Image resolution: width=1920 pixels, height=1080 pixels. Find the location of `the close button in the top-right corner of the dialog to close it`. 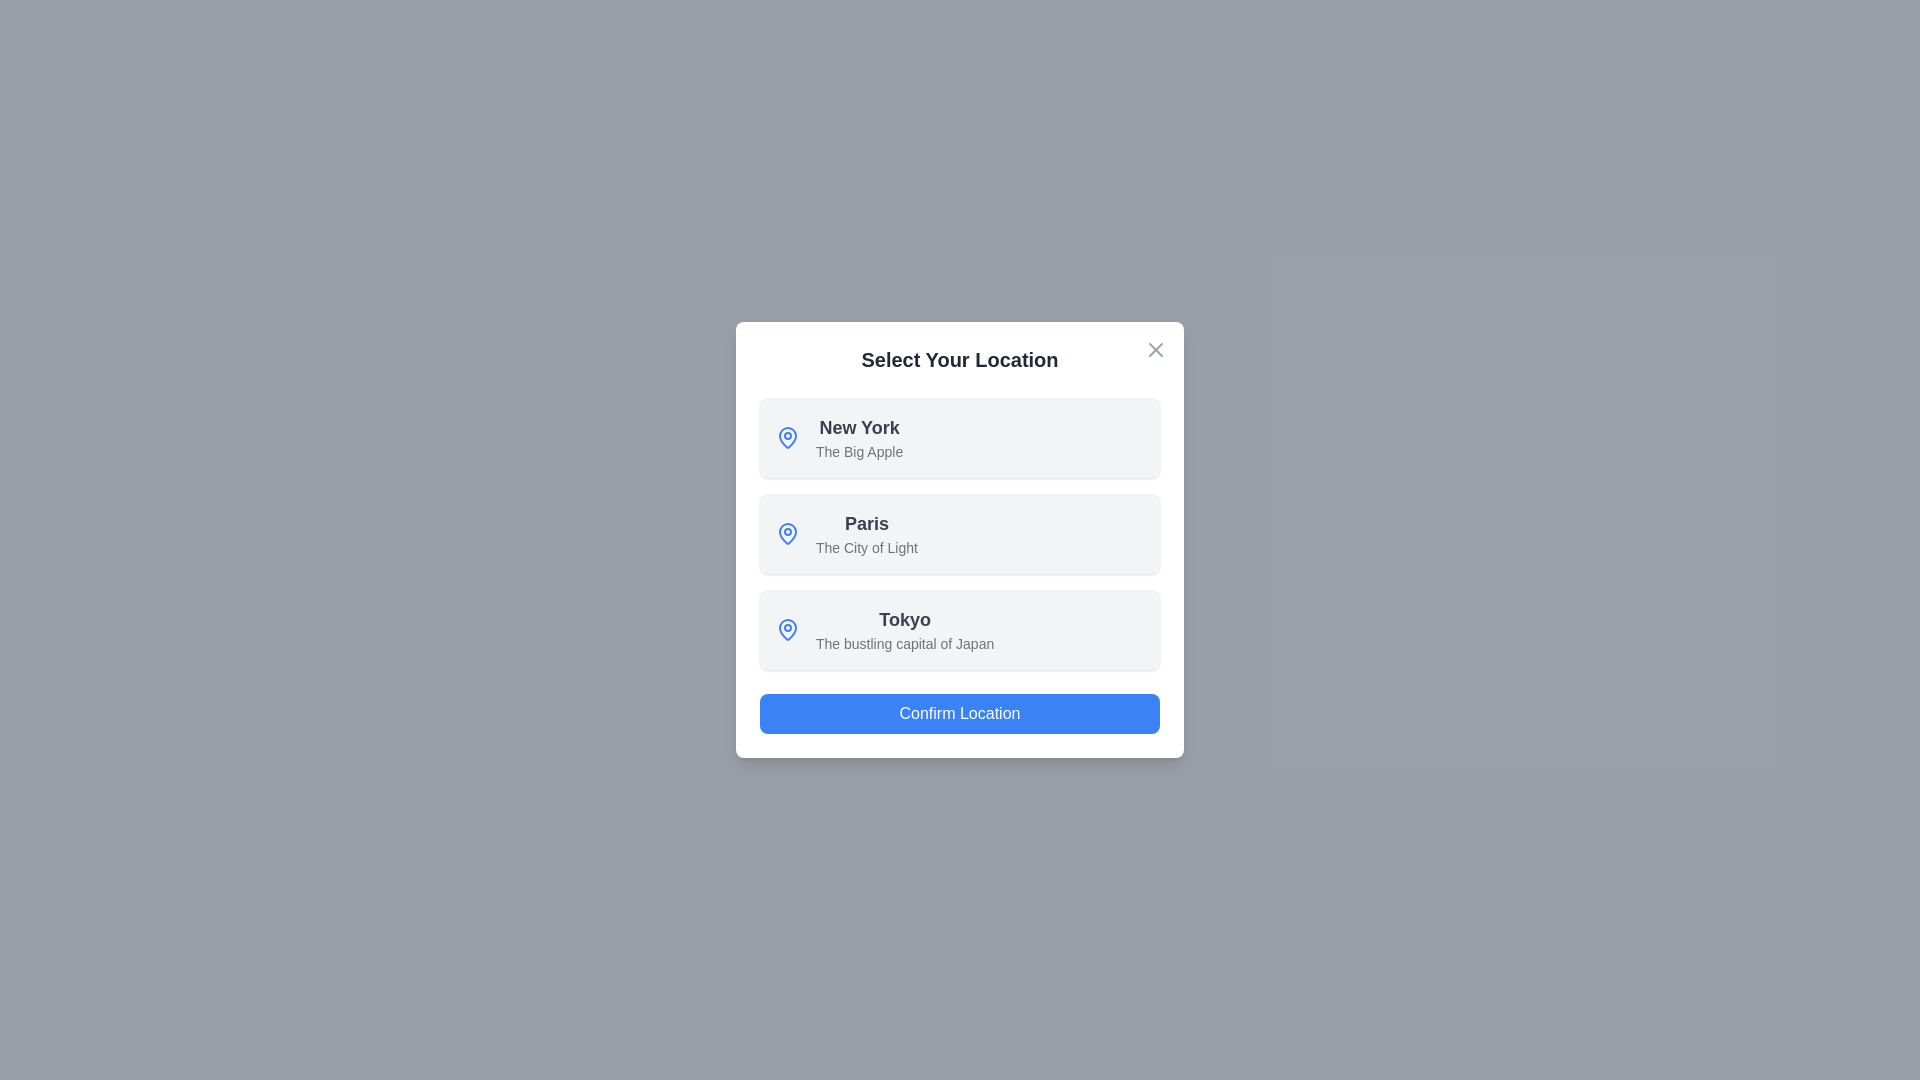

the close button in the top-right corner of the dialog to close it is located at coordinates (1156, 349).